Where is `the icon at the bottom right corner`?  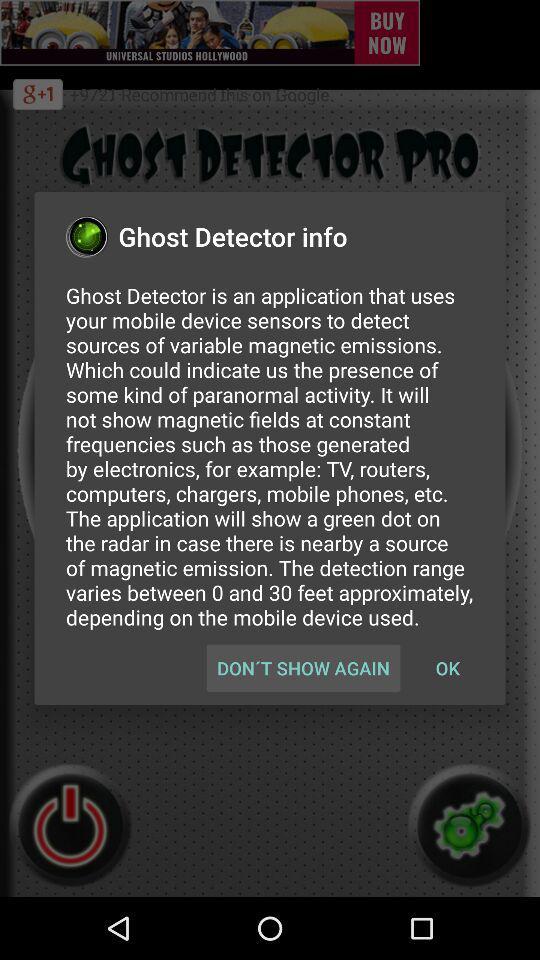
the icon at the bottom right corner is located at coordinates (447, 668).